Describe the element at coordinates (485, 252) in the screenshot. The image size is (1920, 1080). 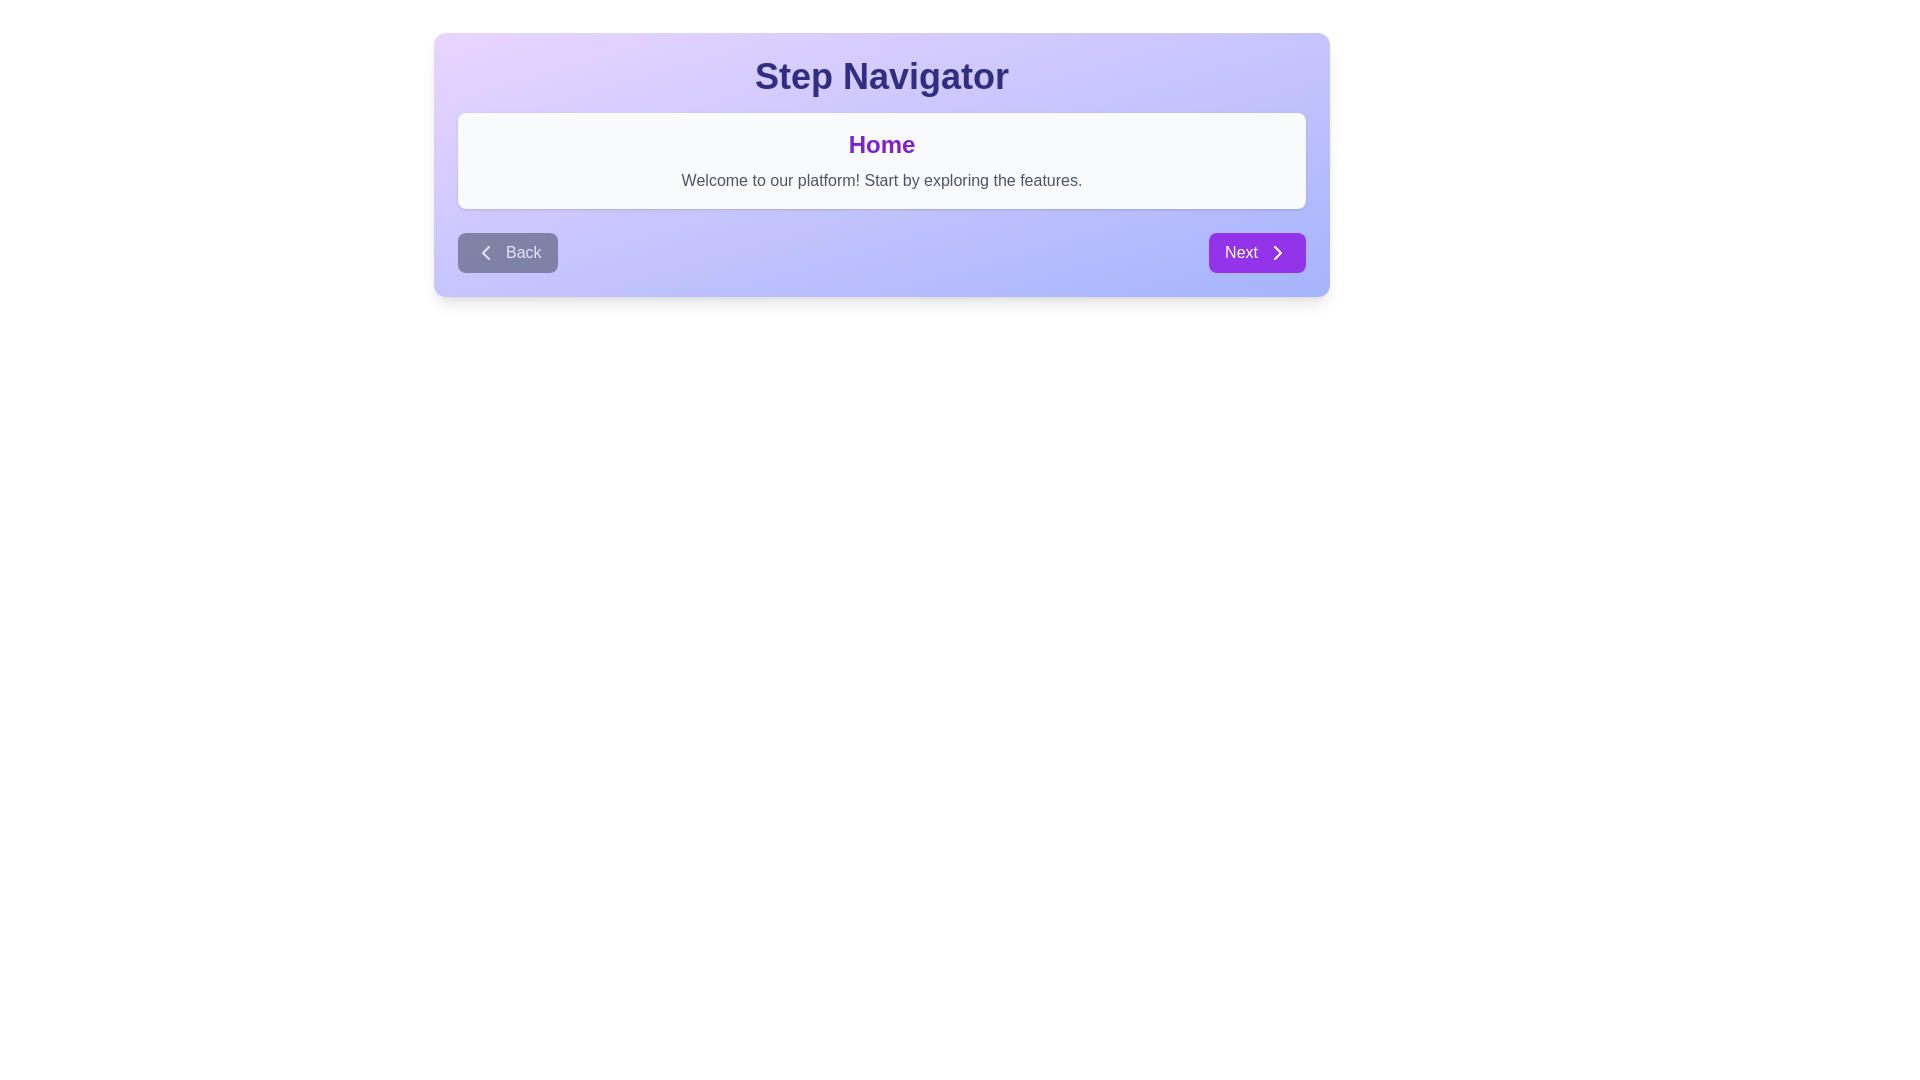
I see `the 'Back' button containing the leftward-pointing chevron icon` at that location.